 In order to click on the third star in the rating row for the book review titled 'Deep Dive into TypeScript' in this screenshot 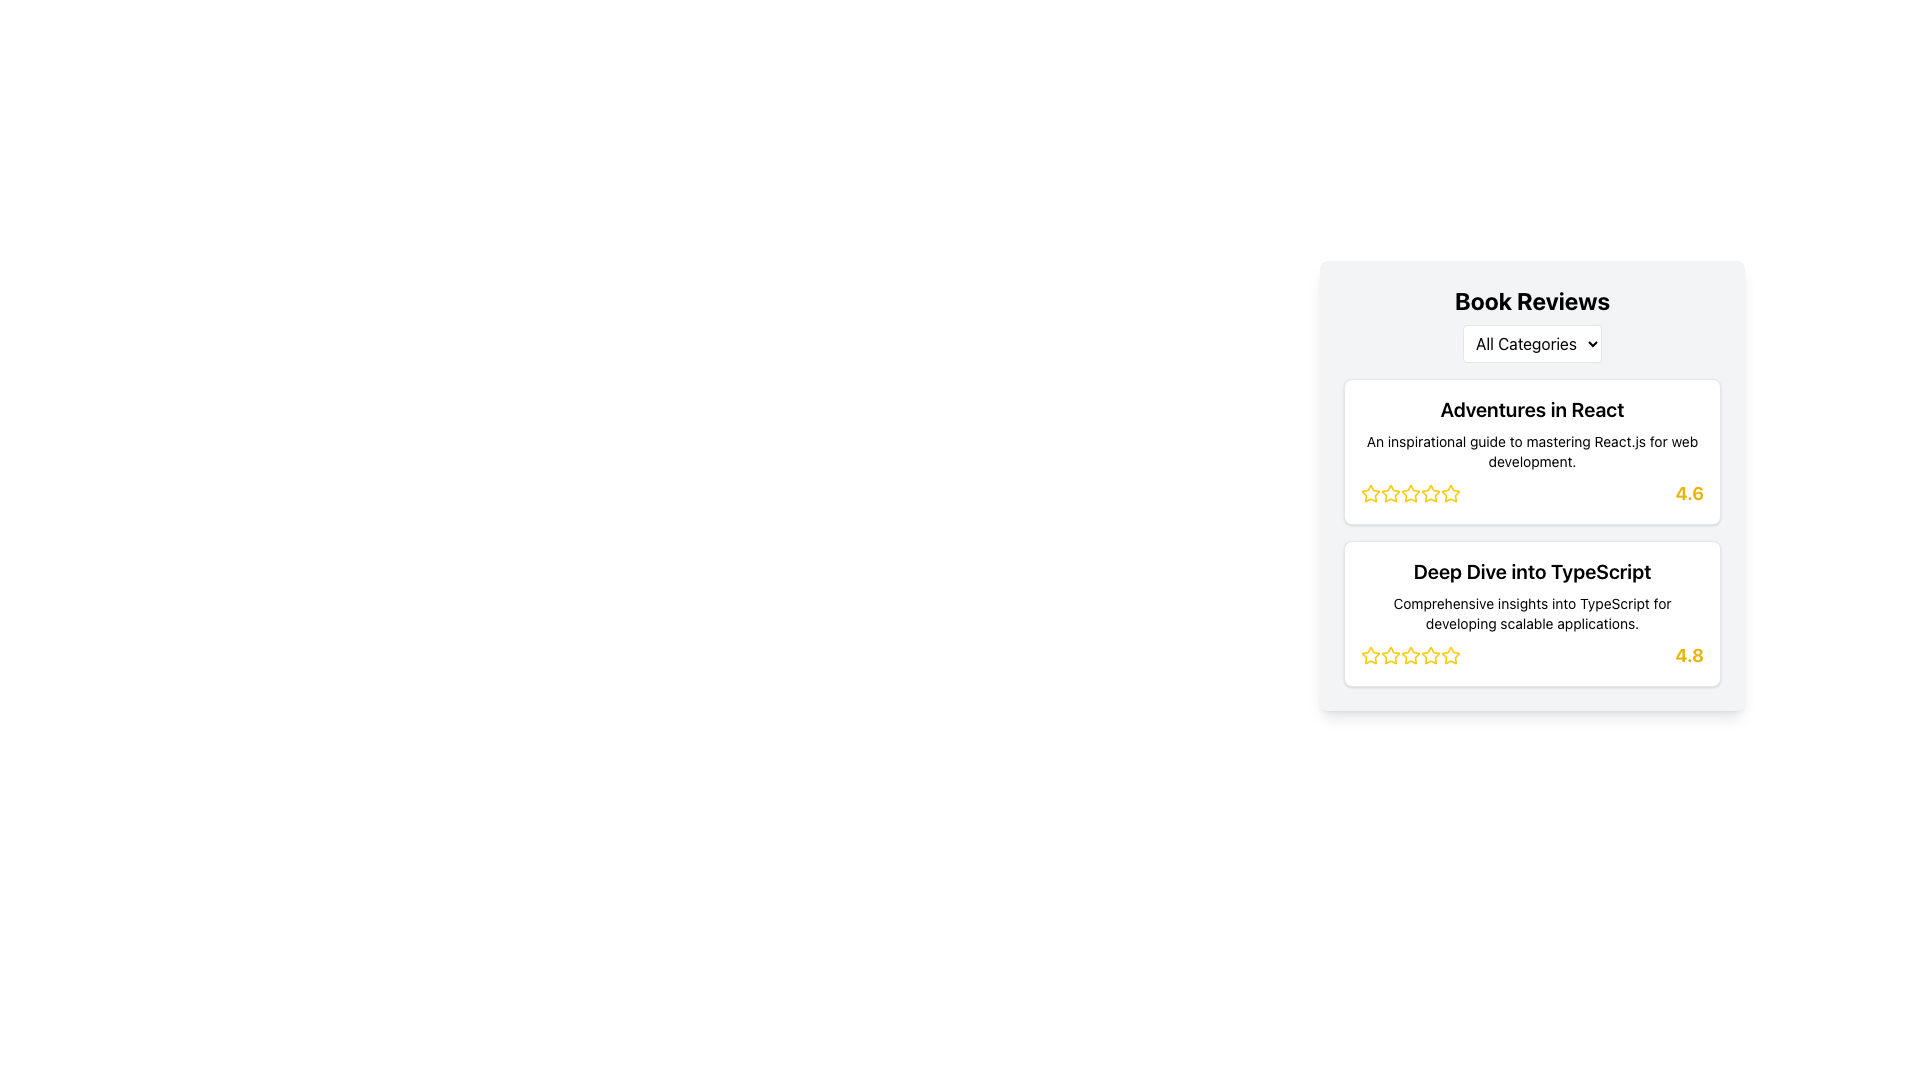, I will do `click(1429, 655)`.